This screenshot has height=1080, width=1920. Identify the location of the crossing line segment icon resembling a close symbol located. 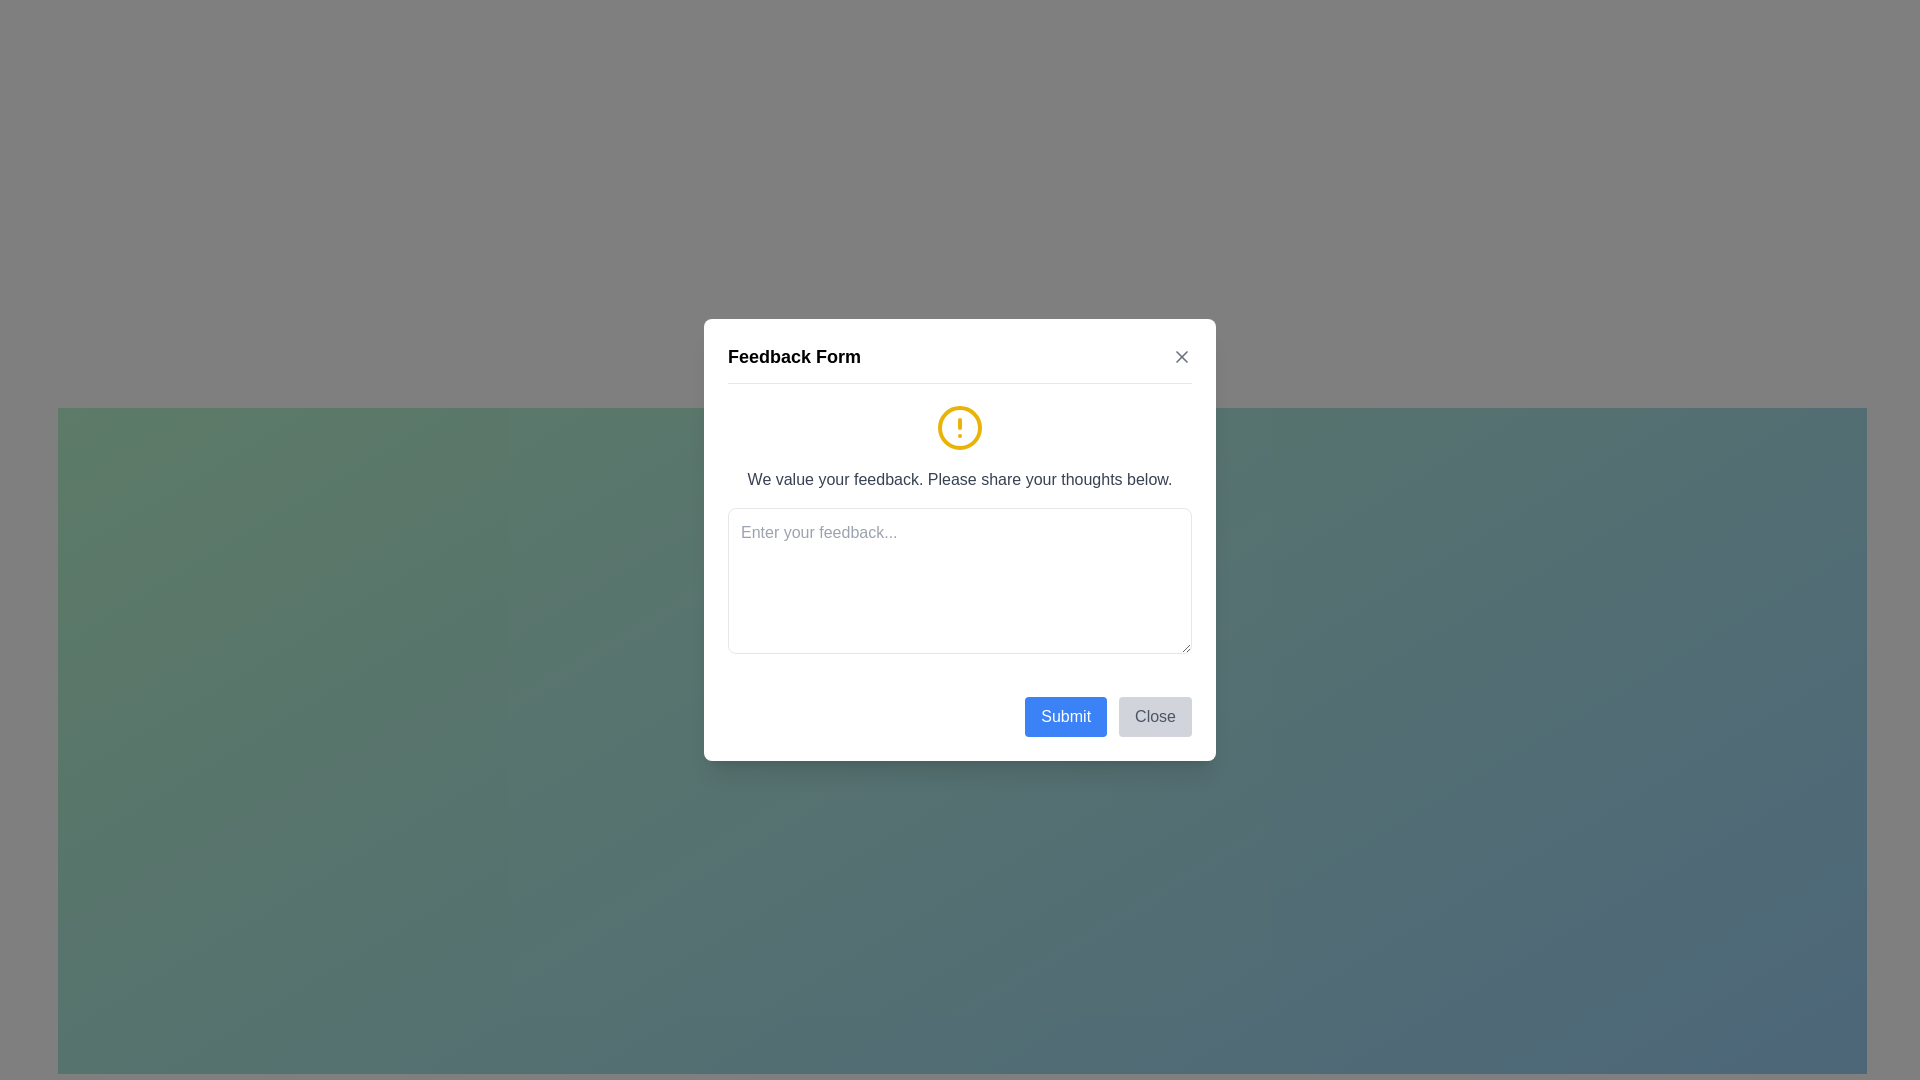
(1181, 356).